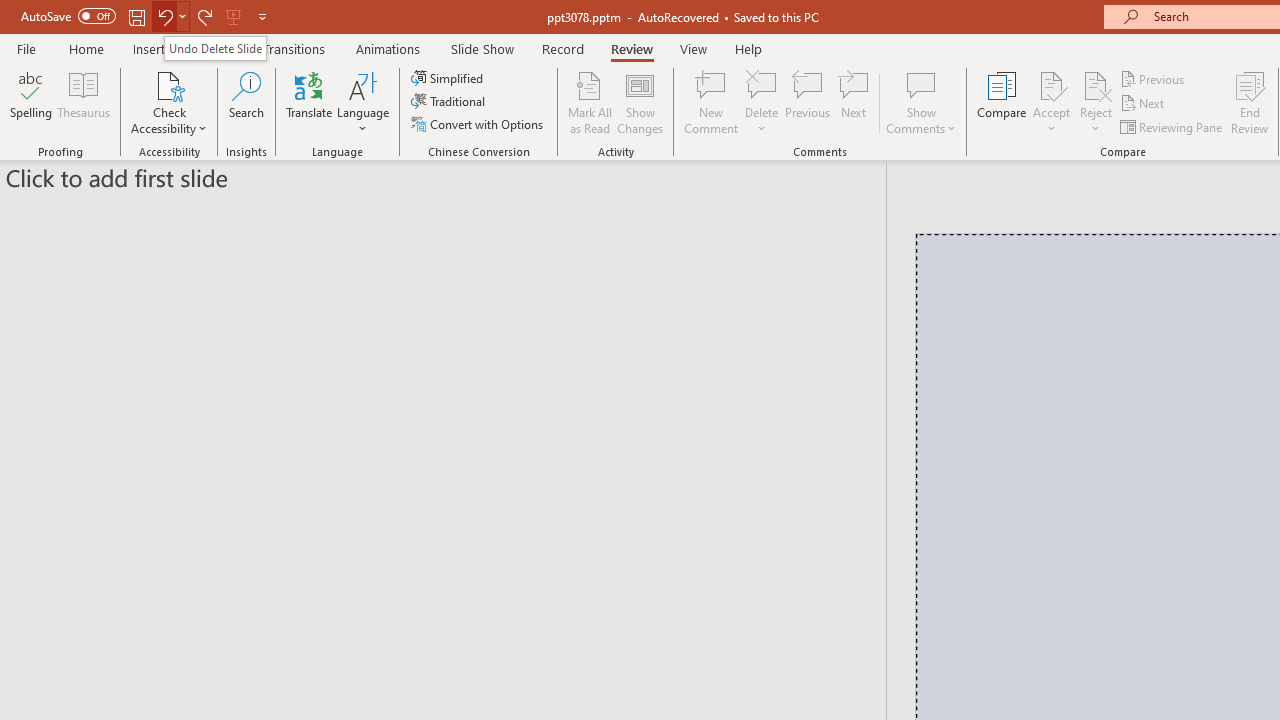 This screenshot has height=720, width=1280. Describe the element at coordinates (589, 103) in the screenshot. I see `'Mark All as Read'` at that location.